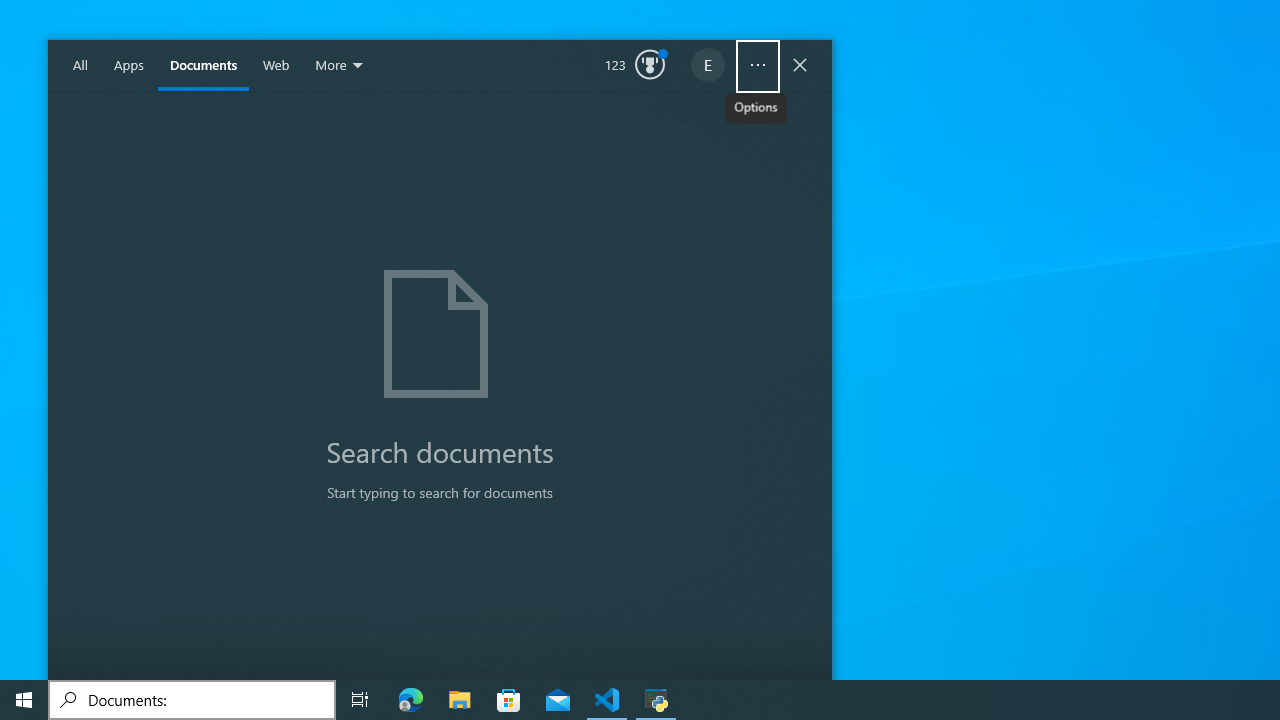  What do you see at coordinates (800, 65) in the screenshot?
I see `'Close Windows Search'` at bounding box center [800, 65].